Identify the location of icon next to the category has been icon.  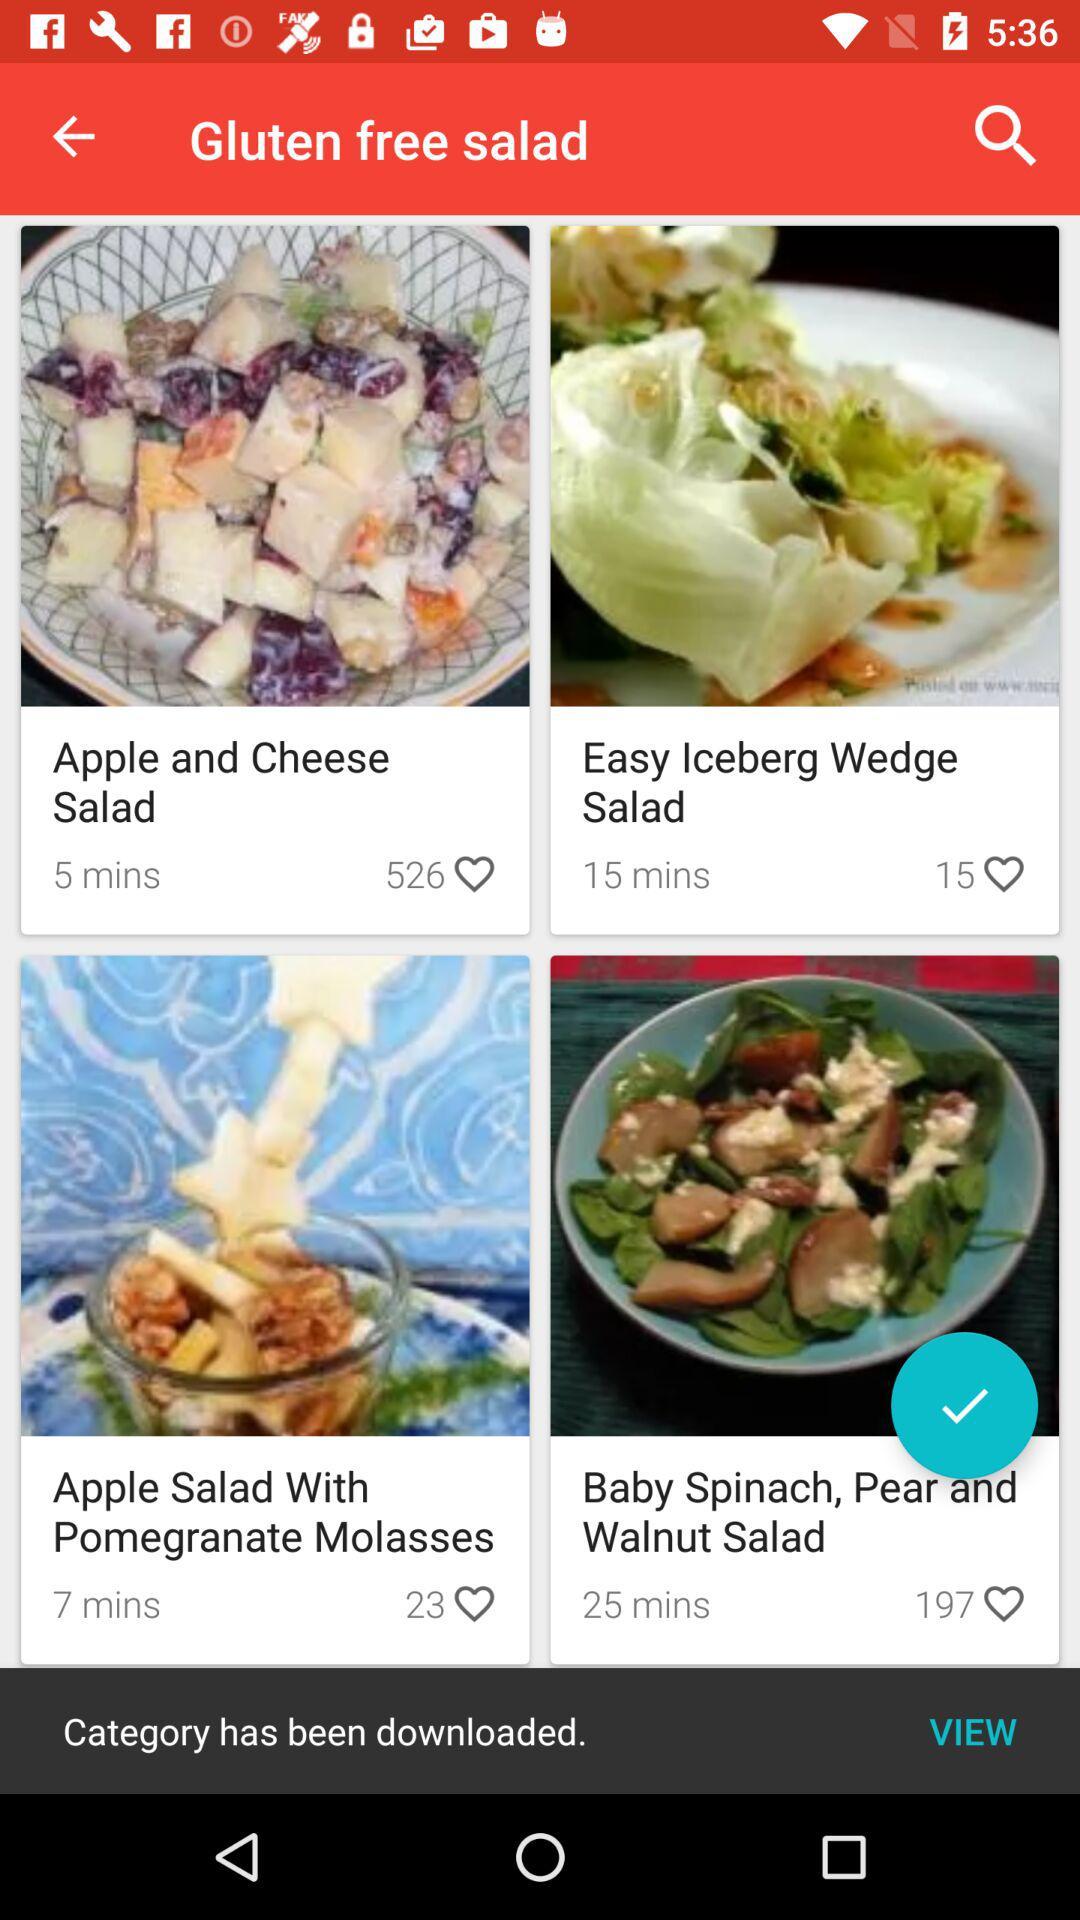
(972, 1730).